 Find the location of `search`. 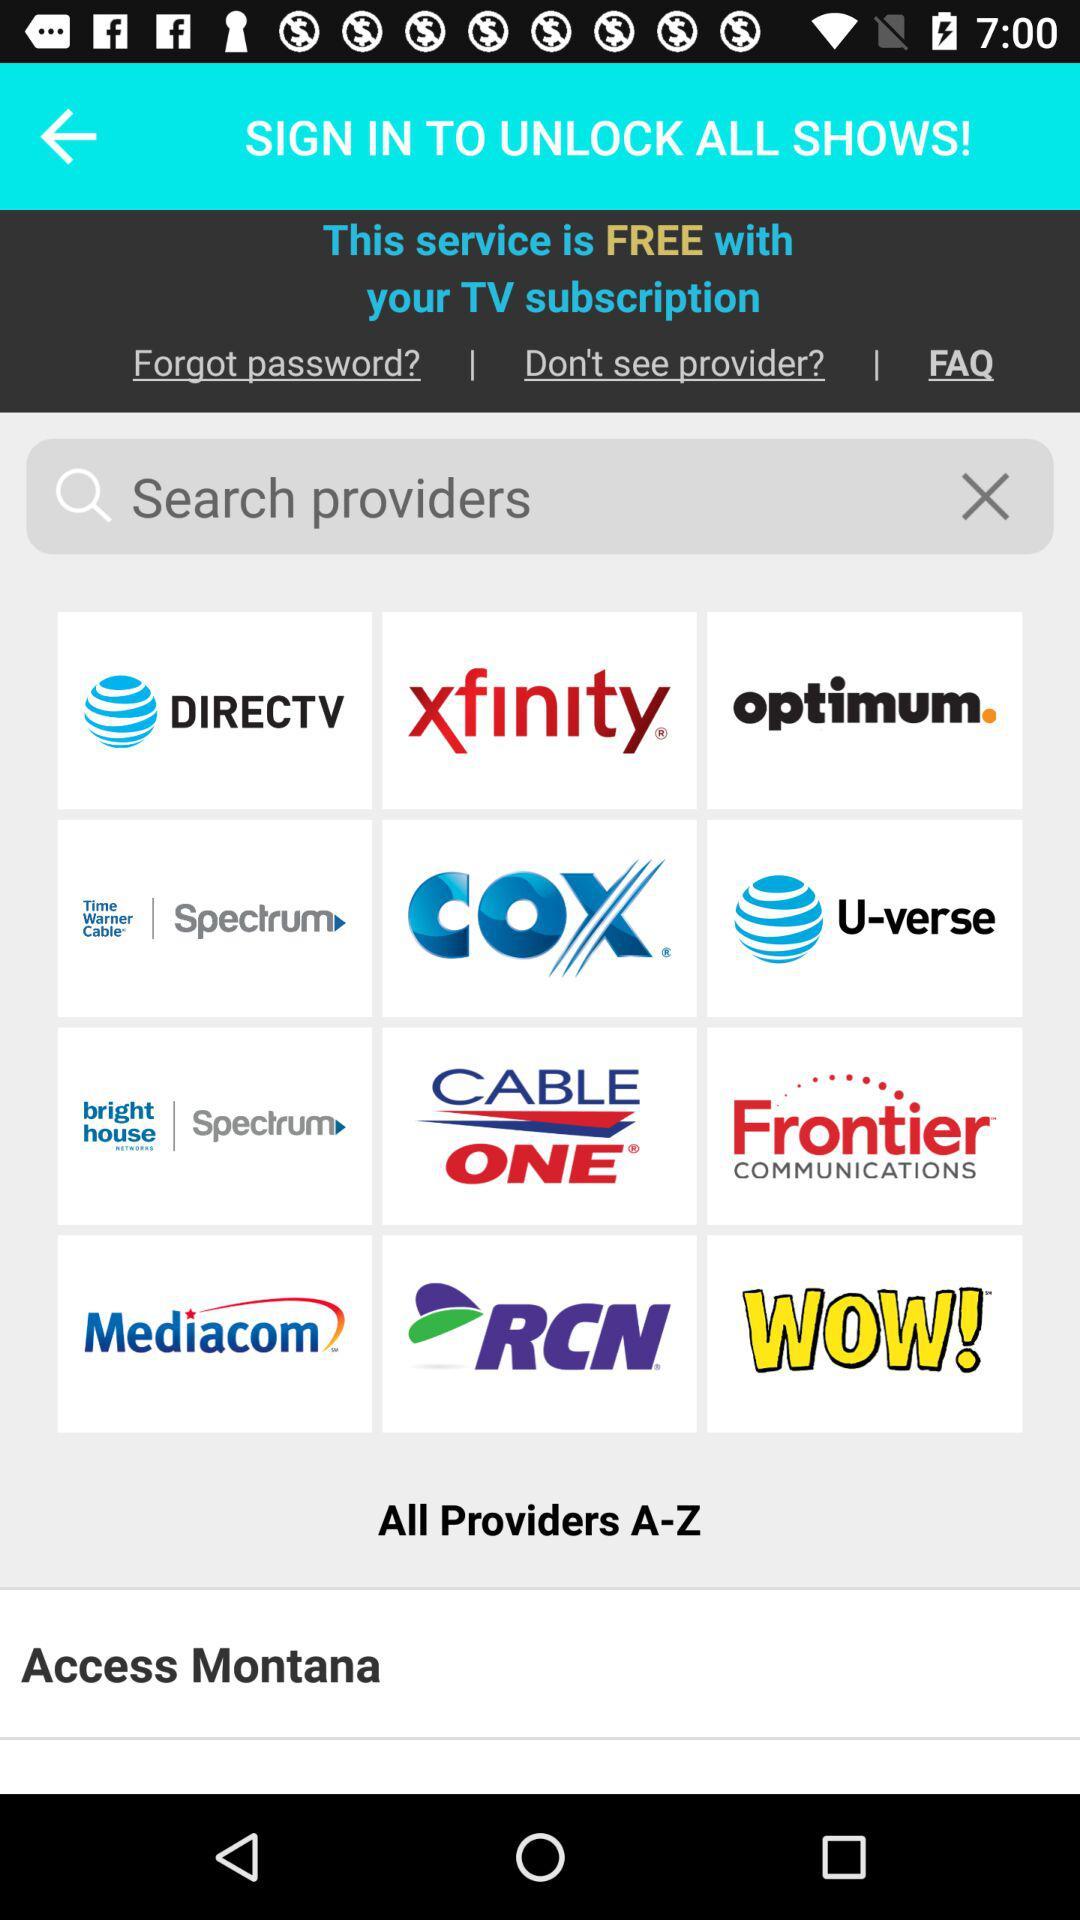

search is located at coordinates (998, 496).